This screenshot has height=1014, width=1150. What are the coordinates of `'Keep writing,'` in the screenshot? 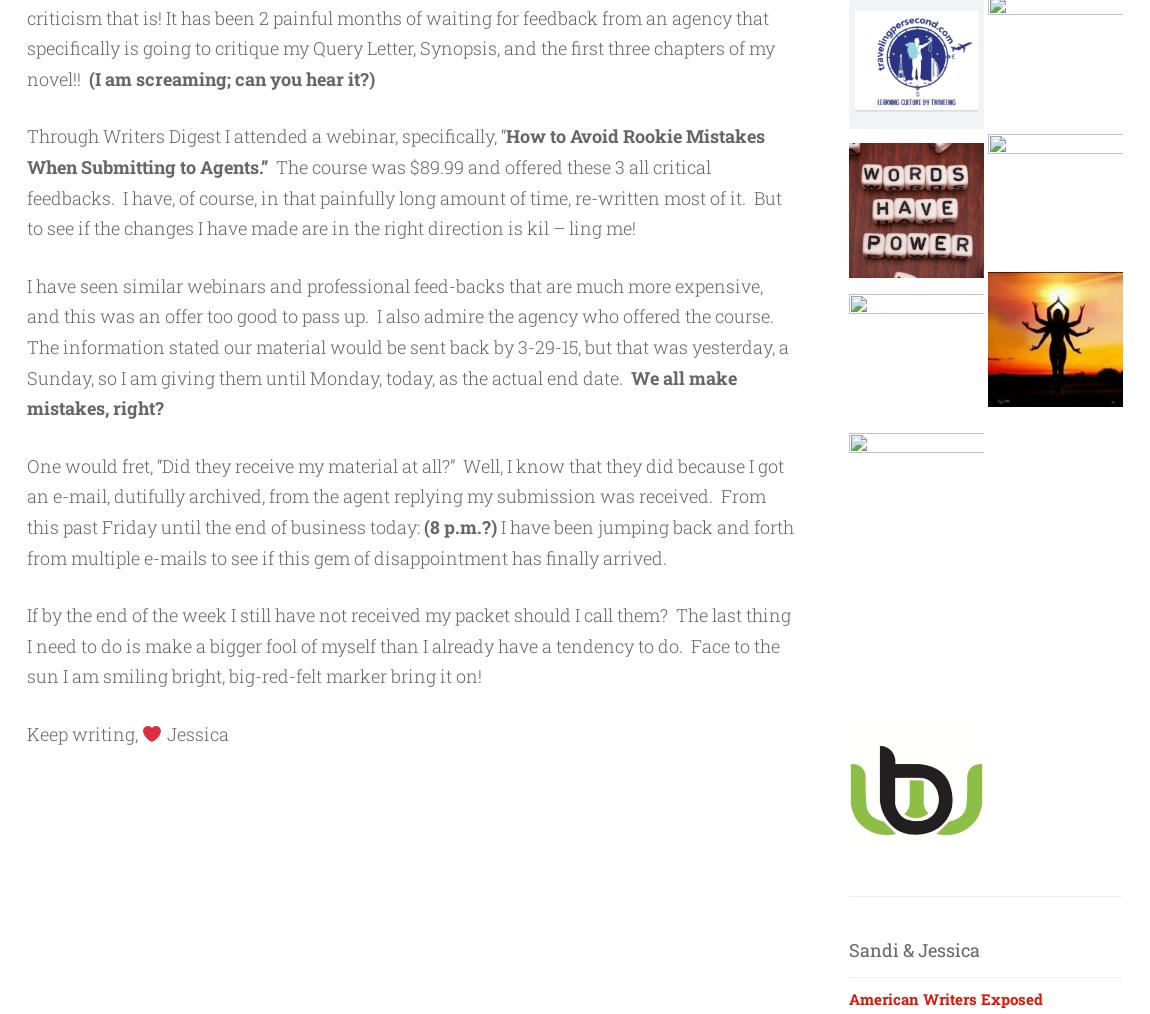 It's located at (26, 732).